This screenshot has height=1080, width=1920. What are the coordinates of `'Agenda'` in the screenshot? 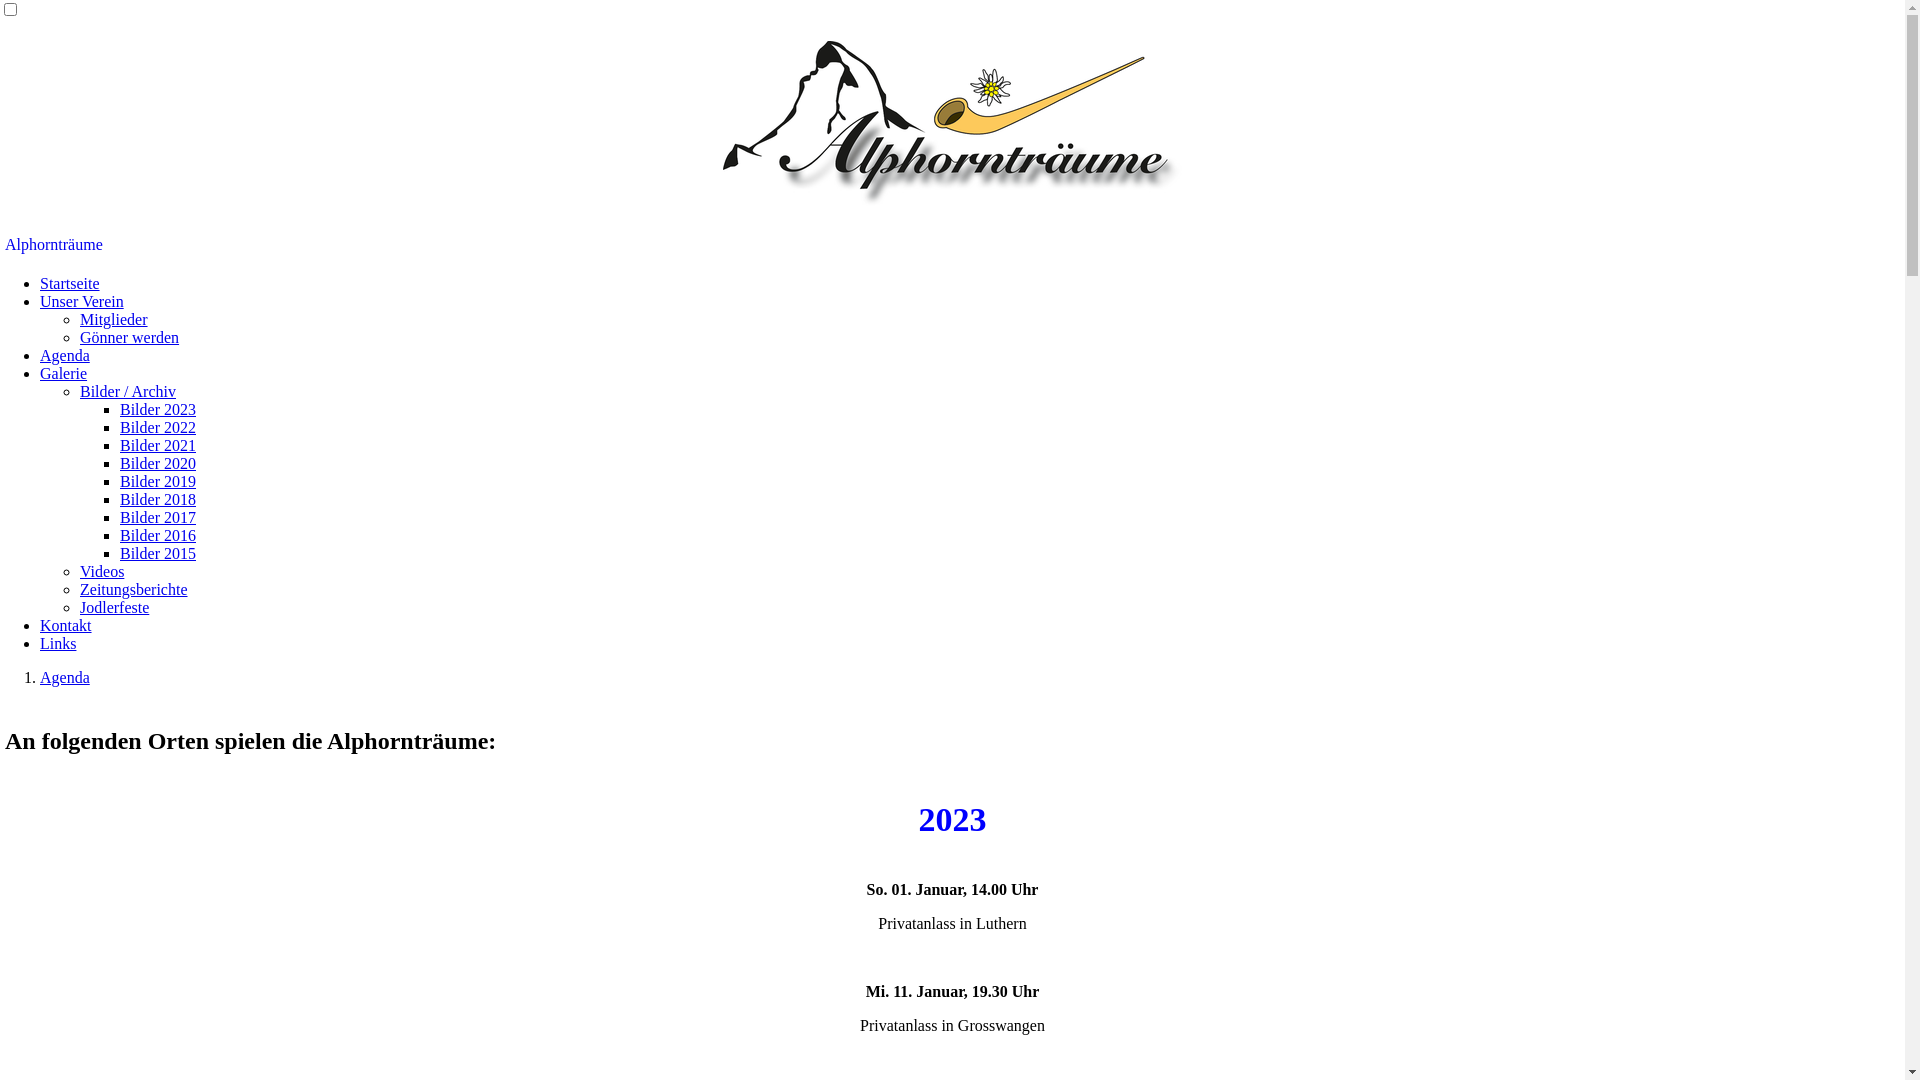 It's located at (65, 676).